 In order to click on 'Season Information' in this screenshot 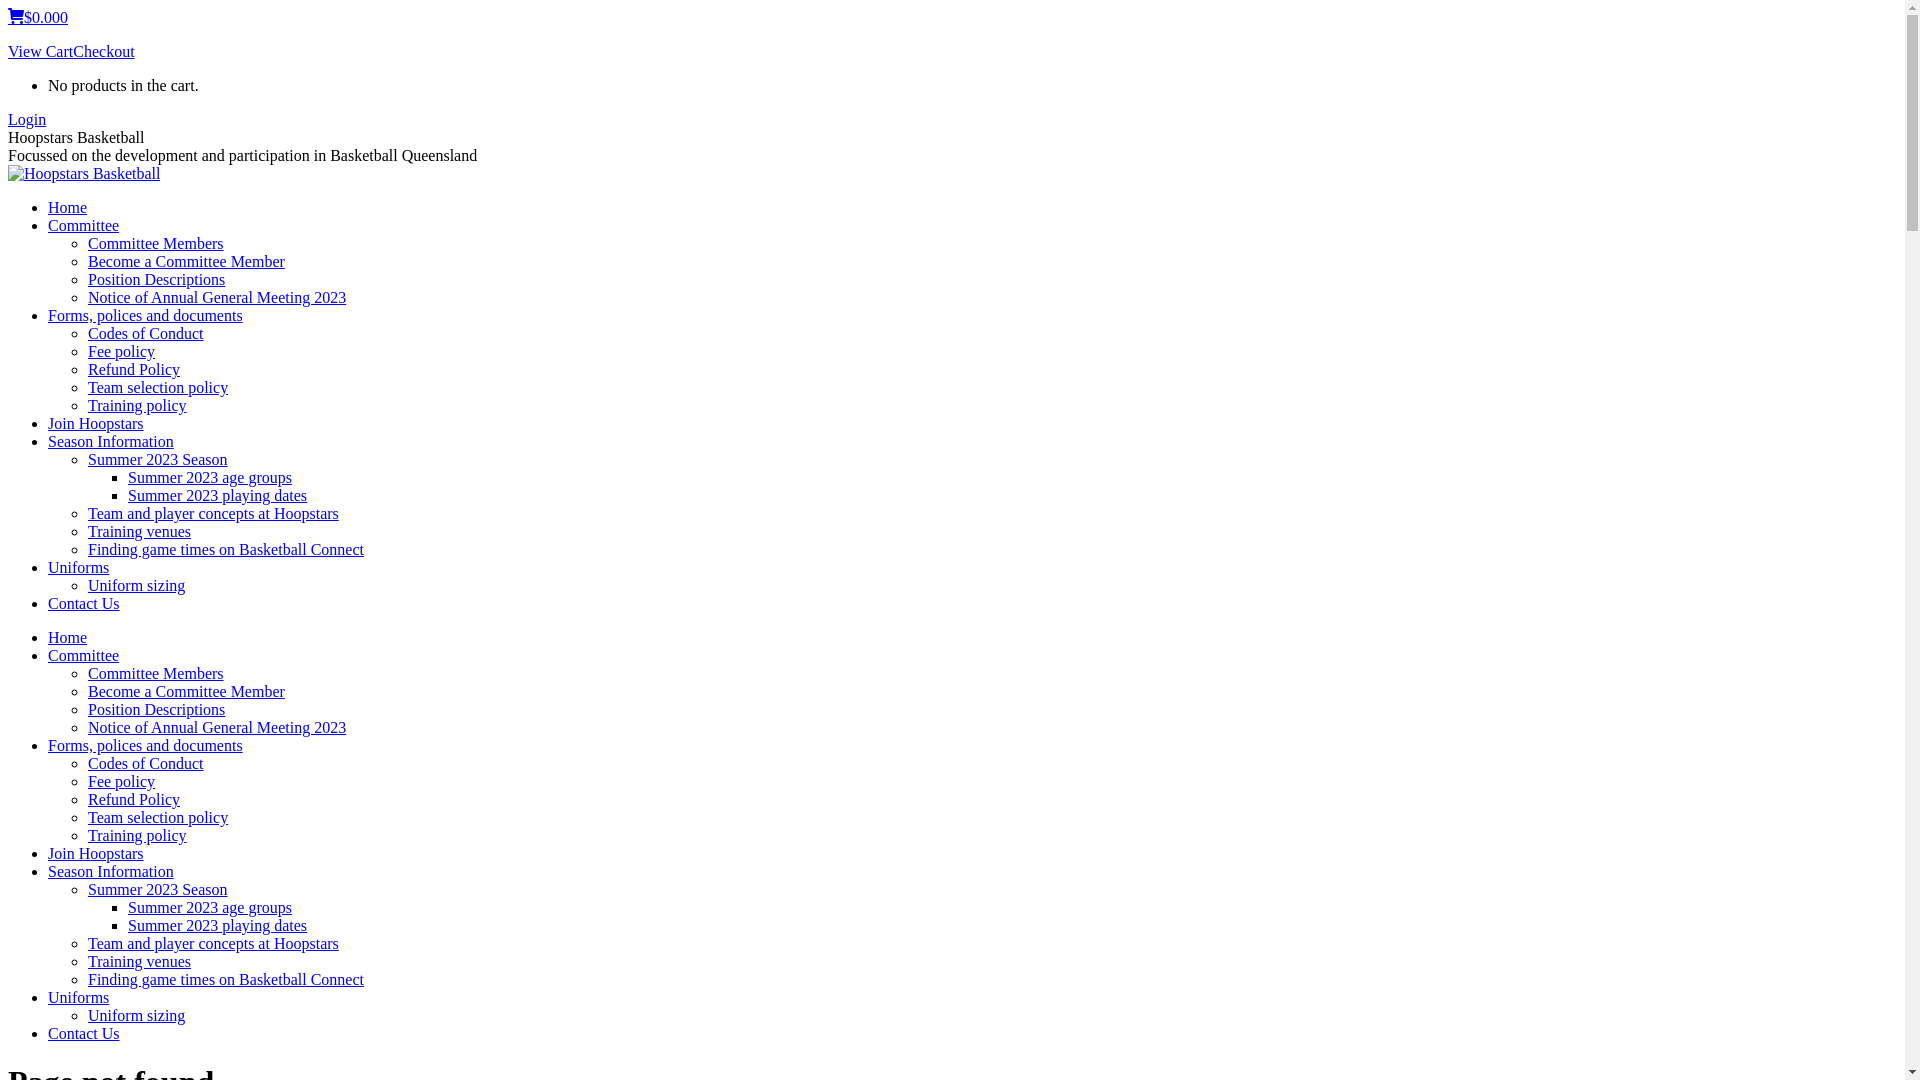, I will do `click(109, 440)`.